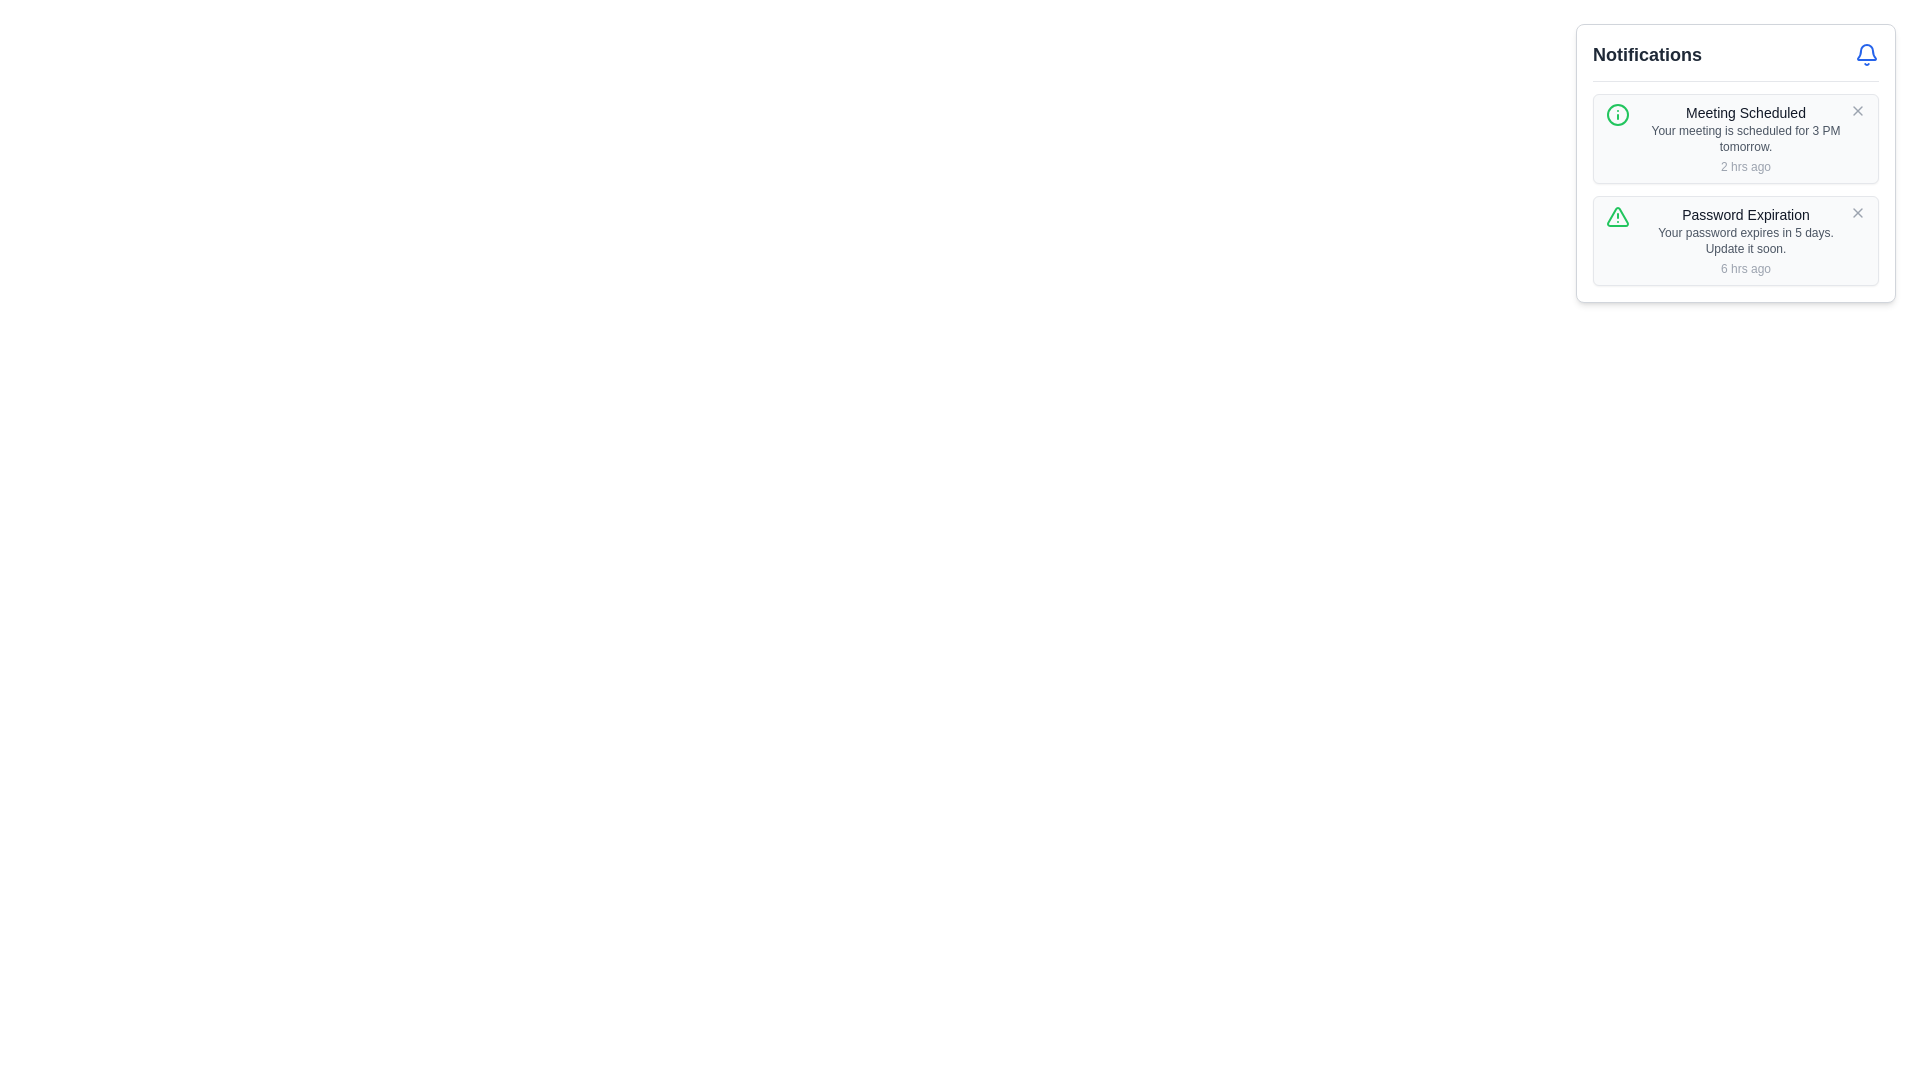  What do you see at coordinates (1735, 239) in the screenshot?
I see `the notification card that alerts the user about the upcoming expiration of their password, located below the 'Meeting Scheduled' notification in the 'Notifications' panel` at bounding box center [1735, 239].